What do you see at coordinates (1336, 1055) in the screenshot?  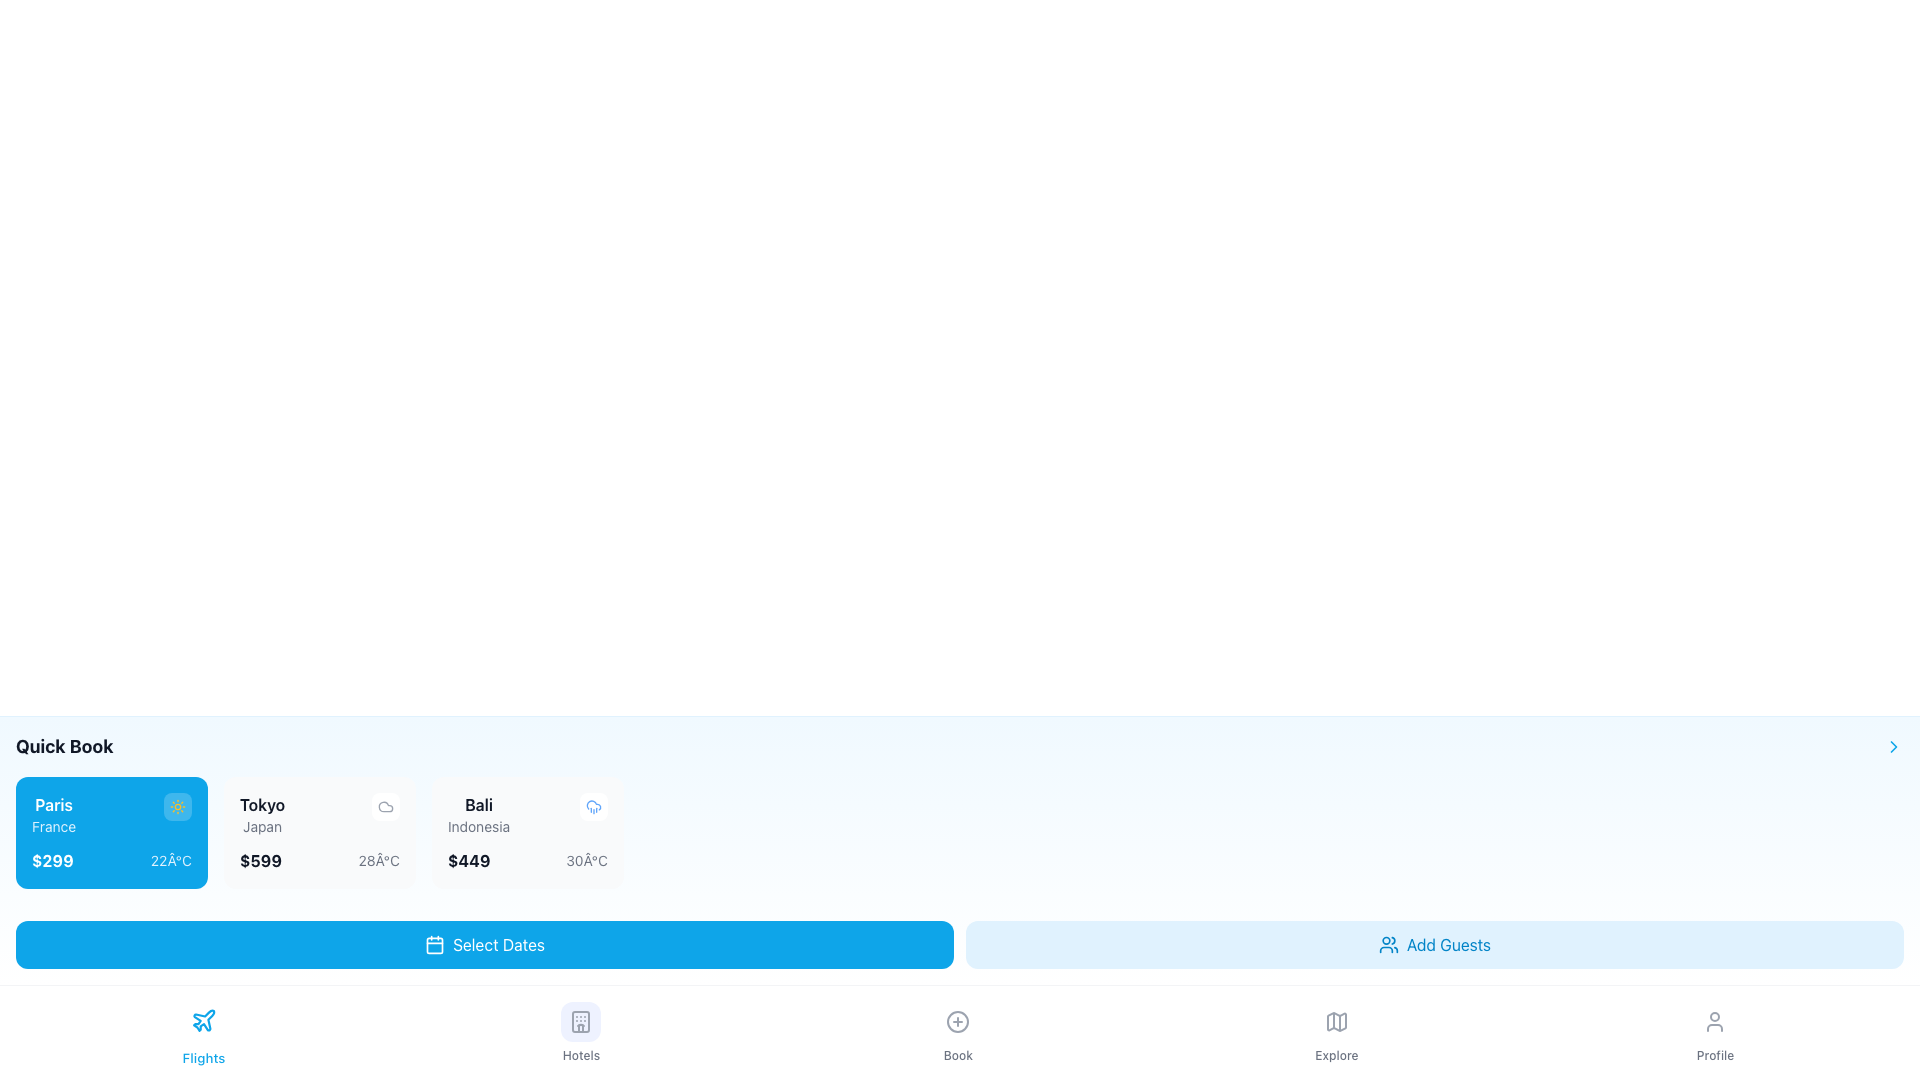 I see `the text label displaying 'Explore' in the bottom navigation menu, which is styled with a small font size and gray color` at bounding box center [1336, 1055].